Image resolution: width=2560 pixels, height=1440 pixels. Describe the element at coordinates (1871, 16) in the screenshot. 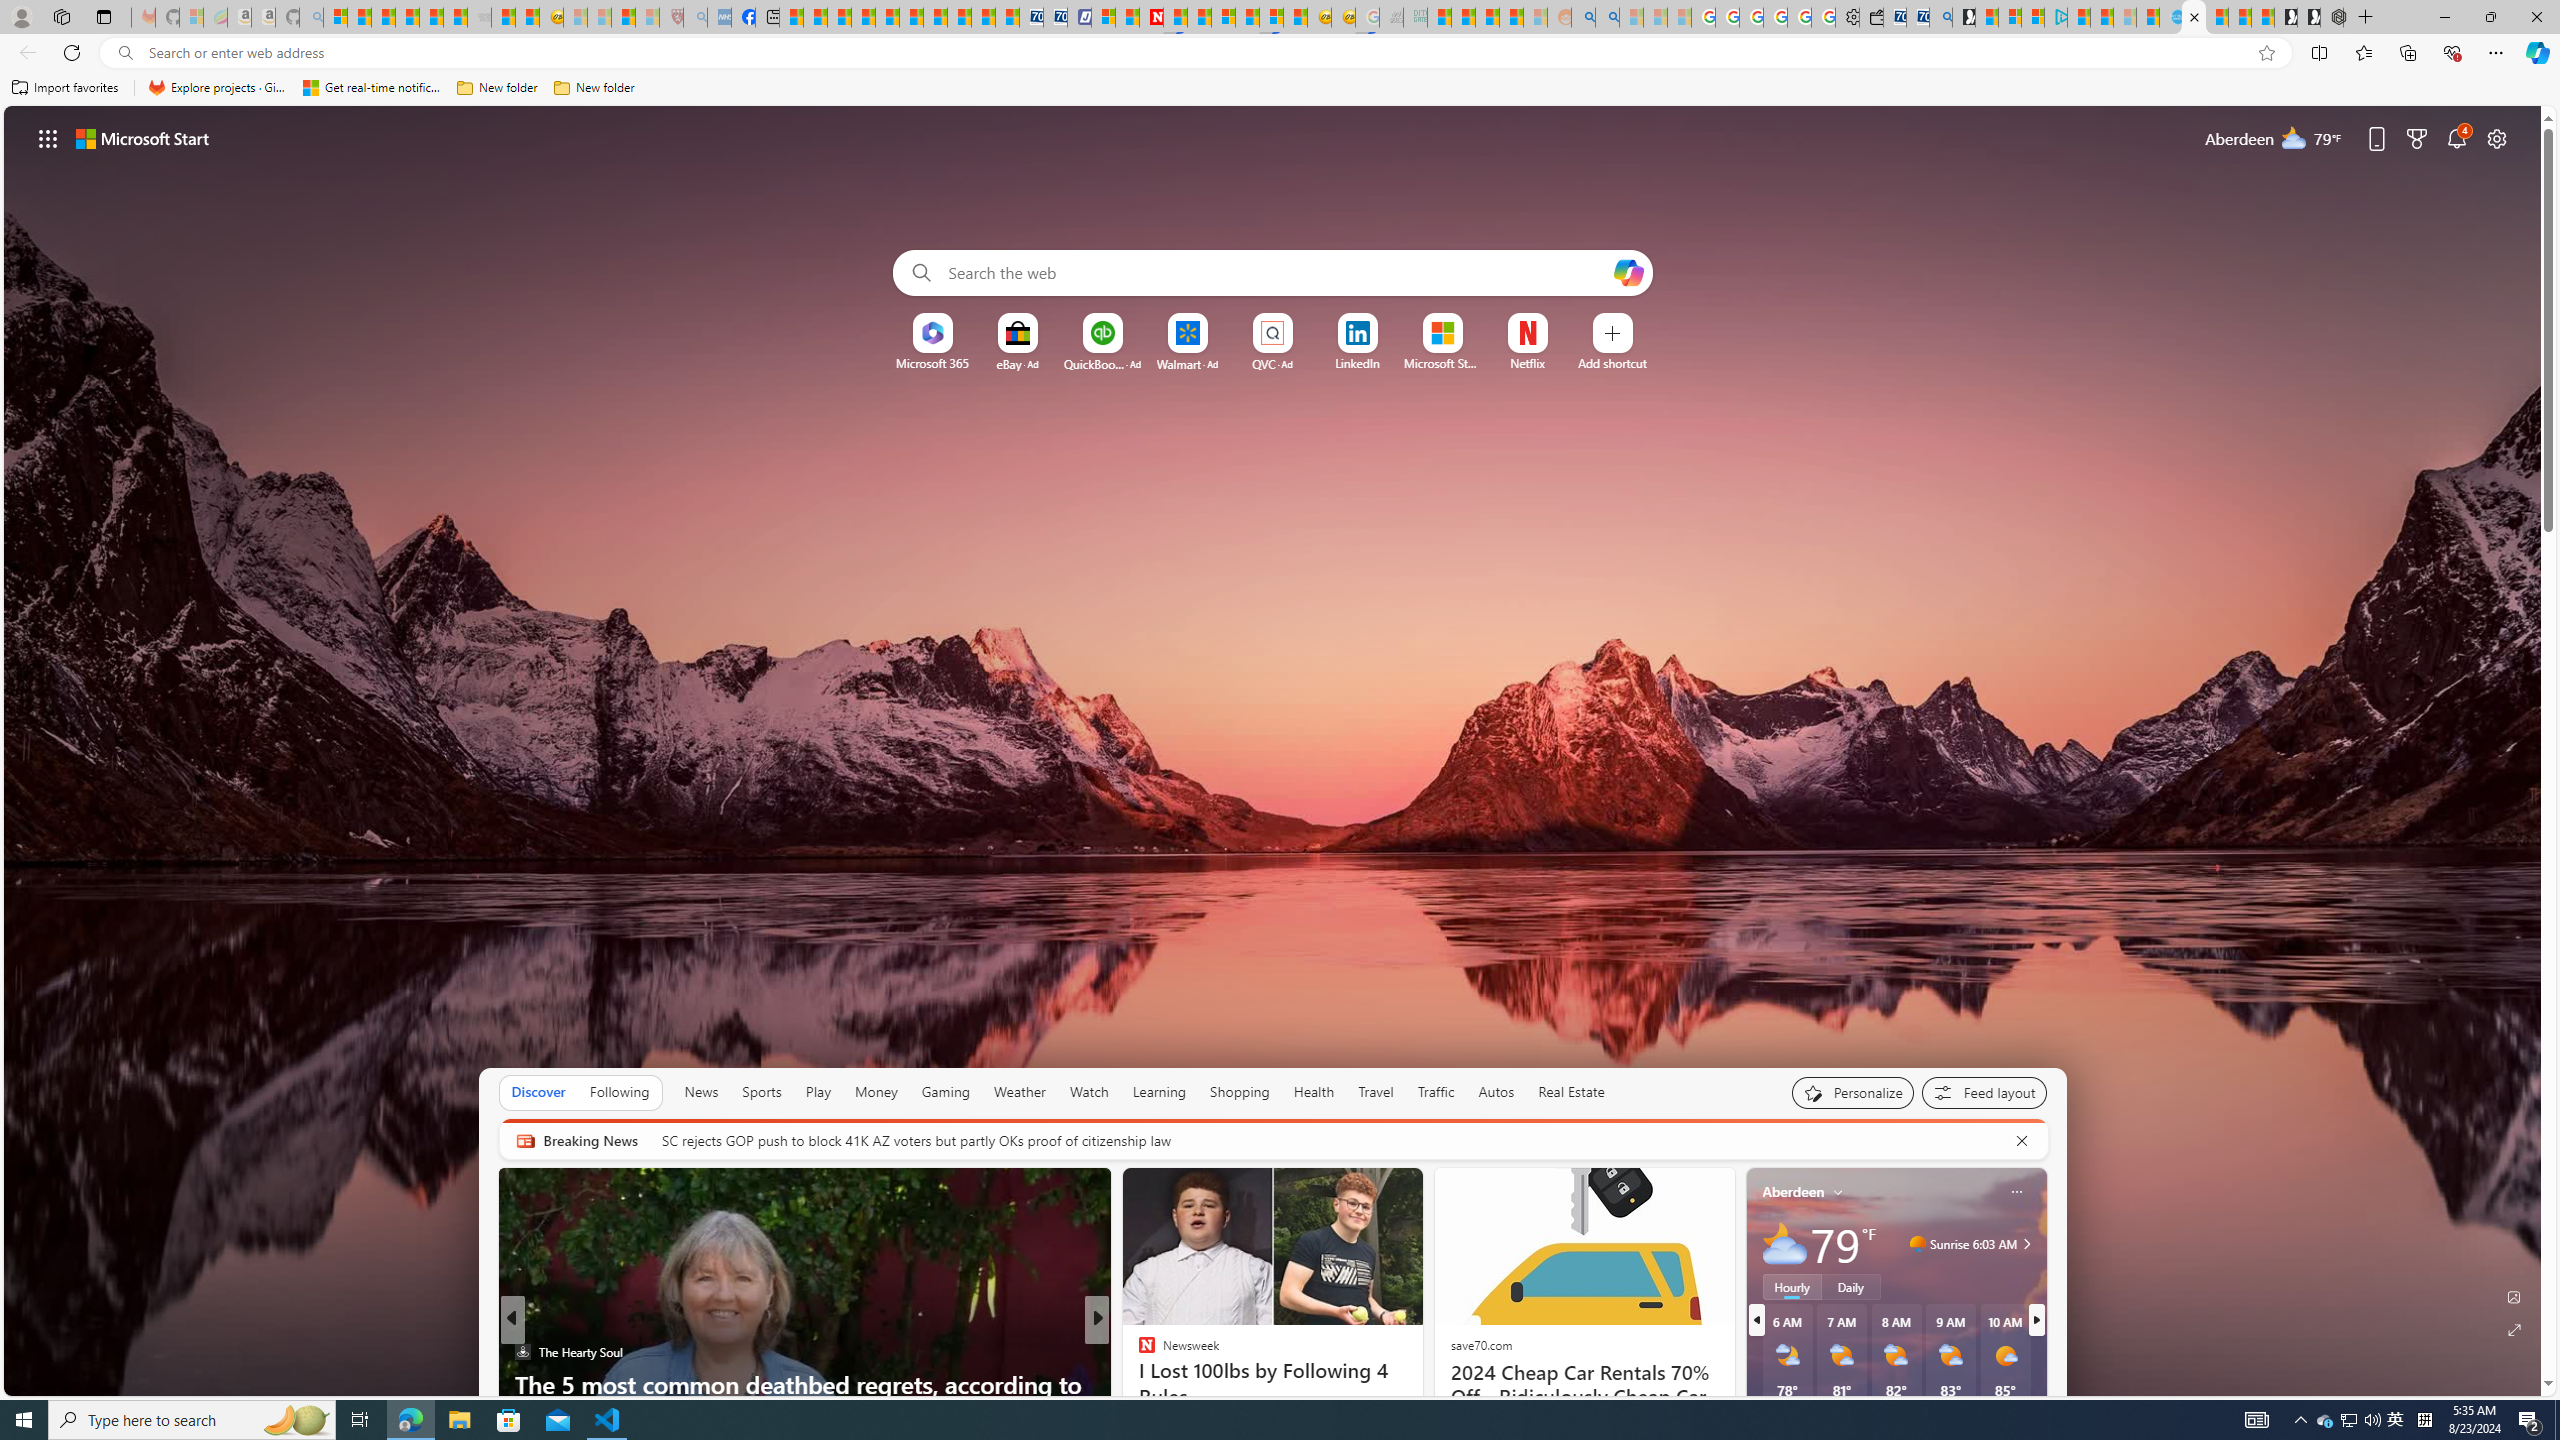

I see `'Wallet'` at that location.